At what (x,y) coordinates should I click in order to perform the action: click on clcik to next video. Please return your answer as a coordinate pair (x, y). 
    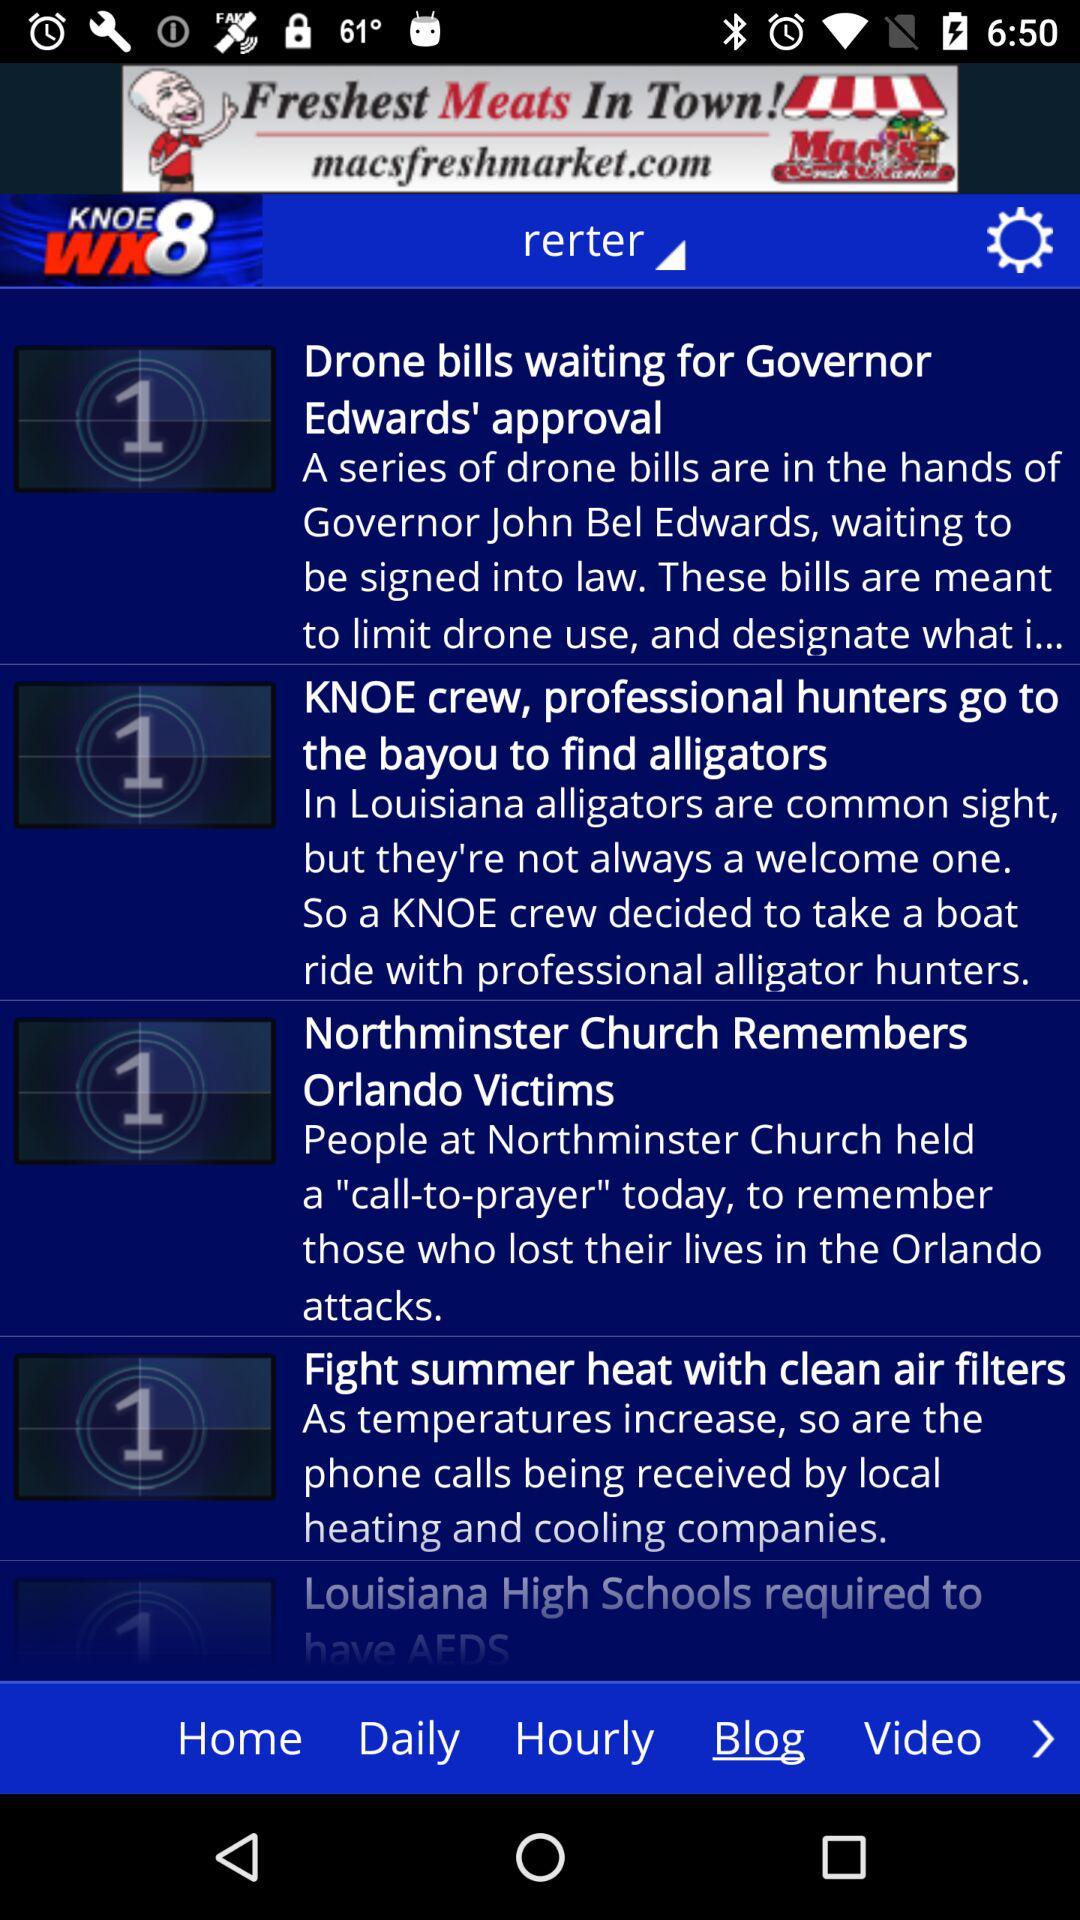
    Looking at the image, I should click on (1042, 1737).